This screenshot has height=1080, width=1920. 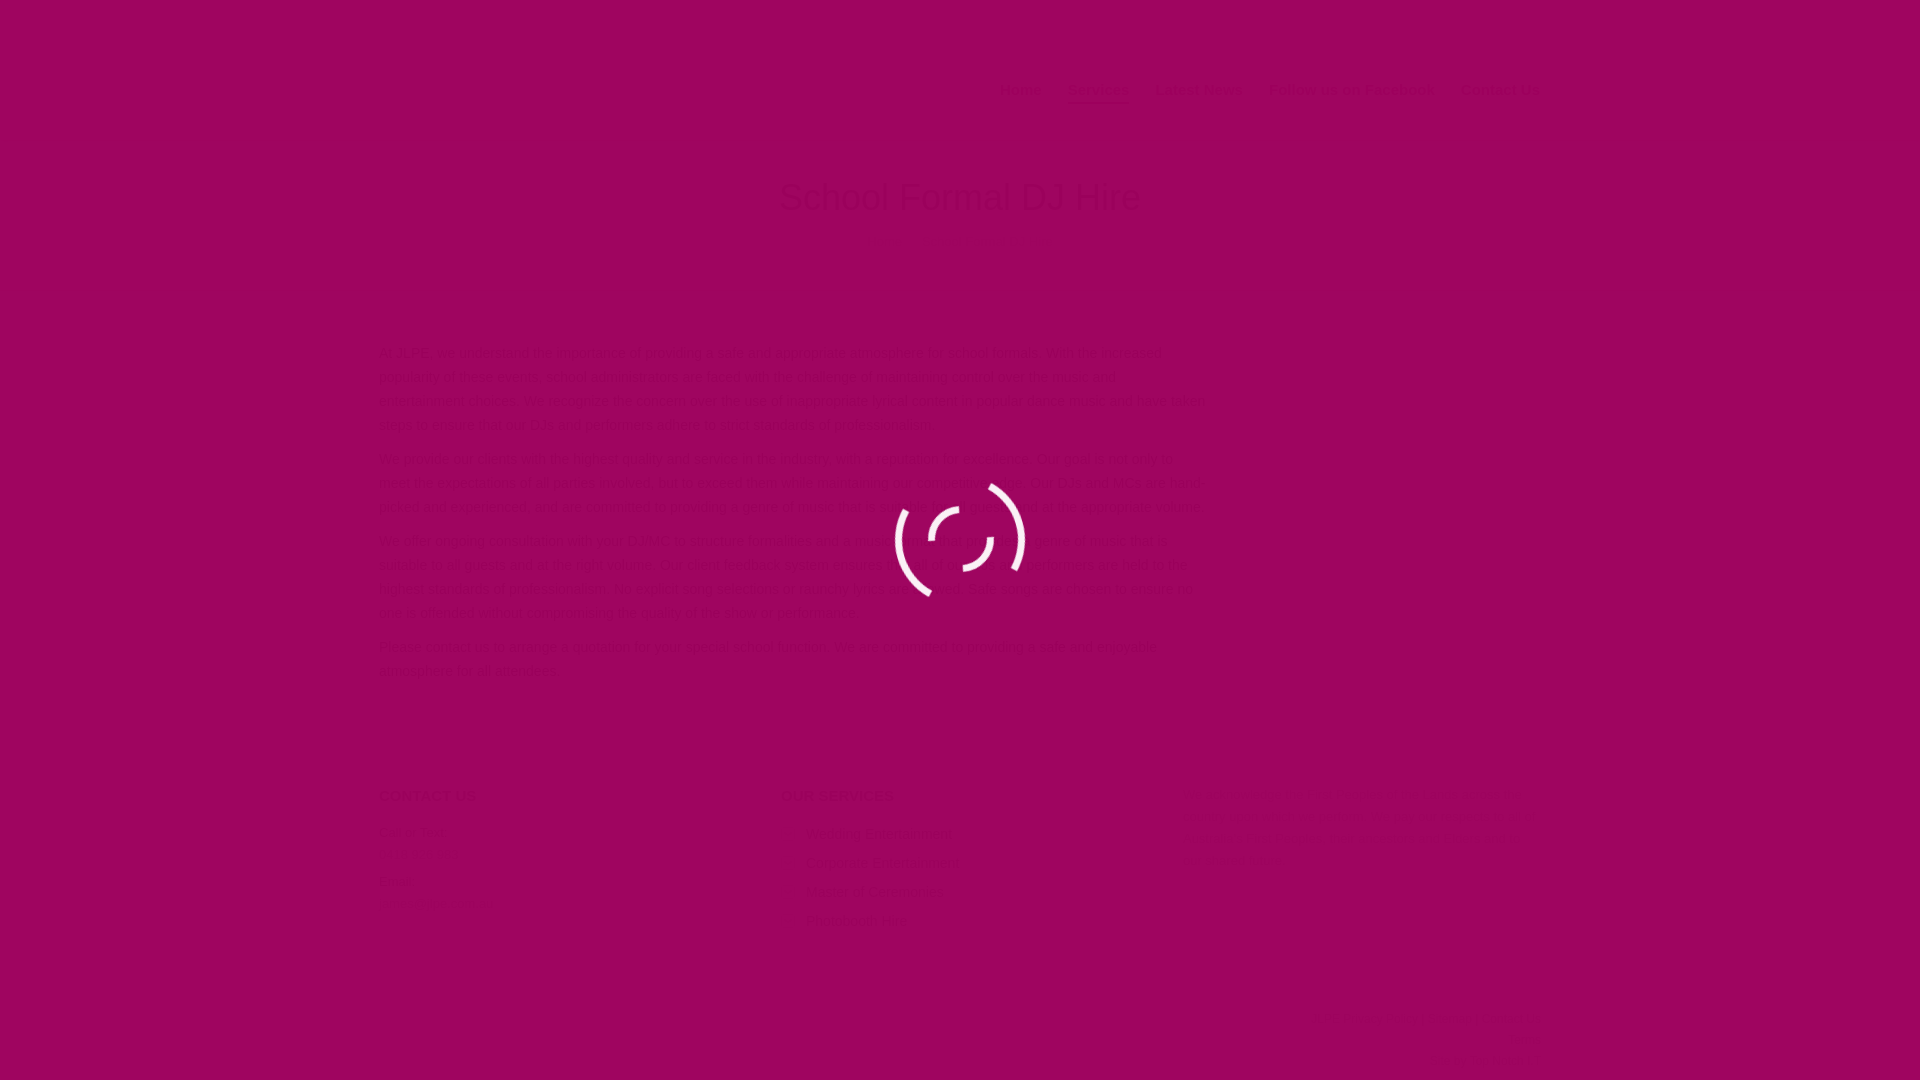 What do you see at coordinates (867, 240) in the screenshot?
I see `'Home'` at bounding box center [867, 240].